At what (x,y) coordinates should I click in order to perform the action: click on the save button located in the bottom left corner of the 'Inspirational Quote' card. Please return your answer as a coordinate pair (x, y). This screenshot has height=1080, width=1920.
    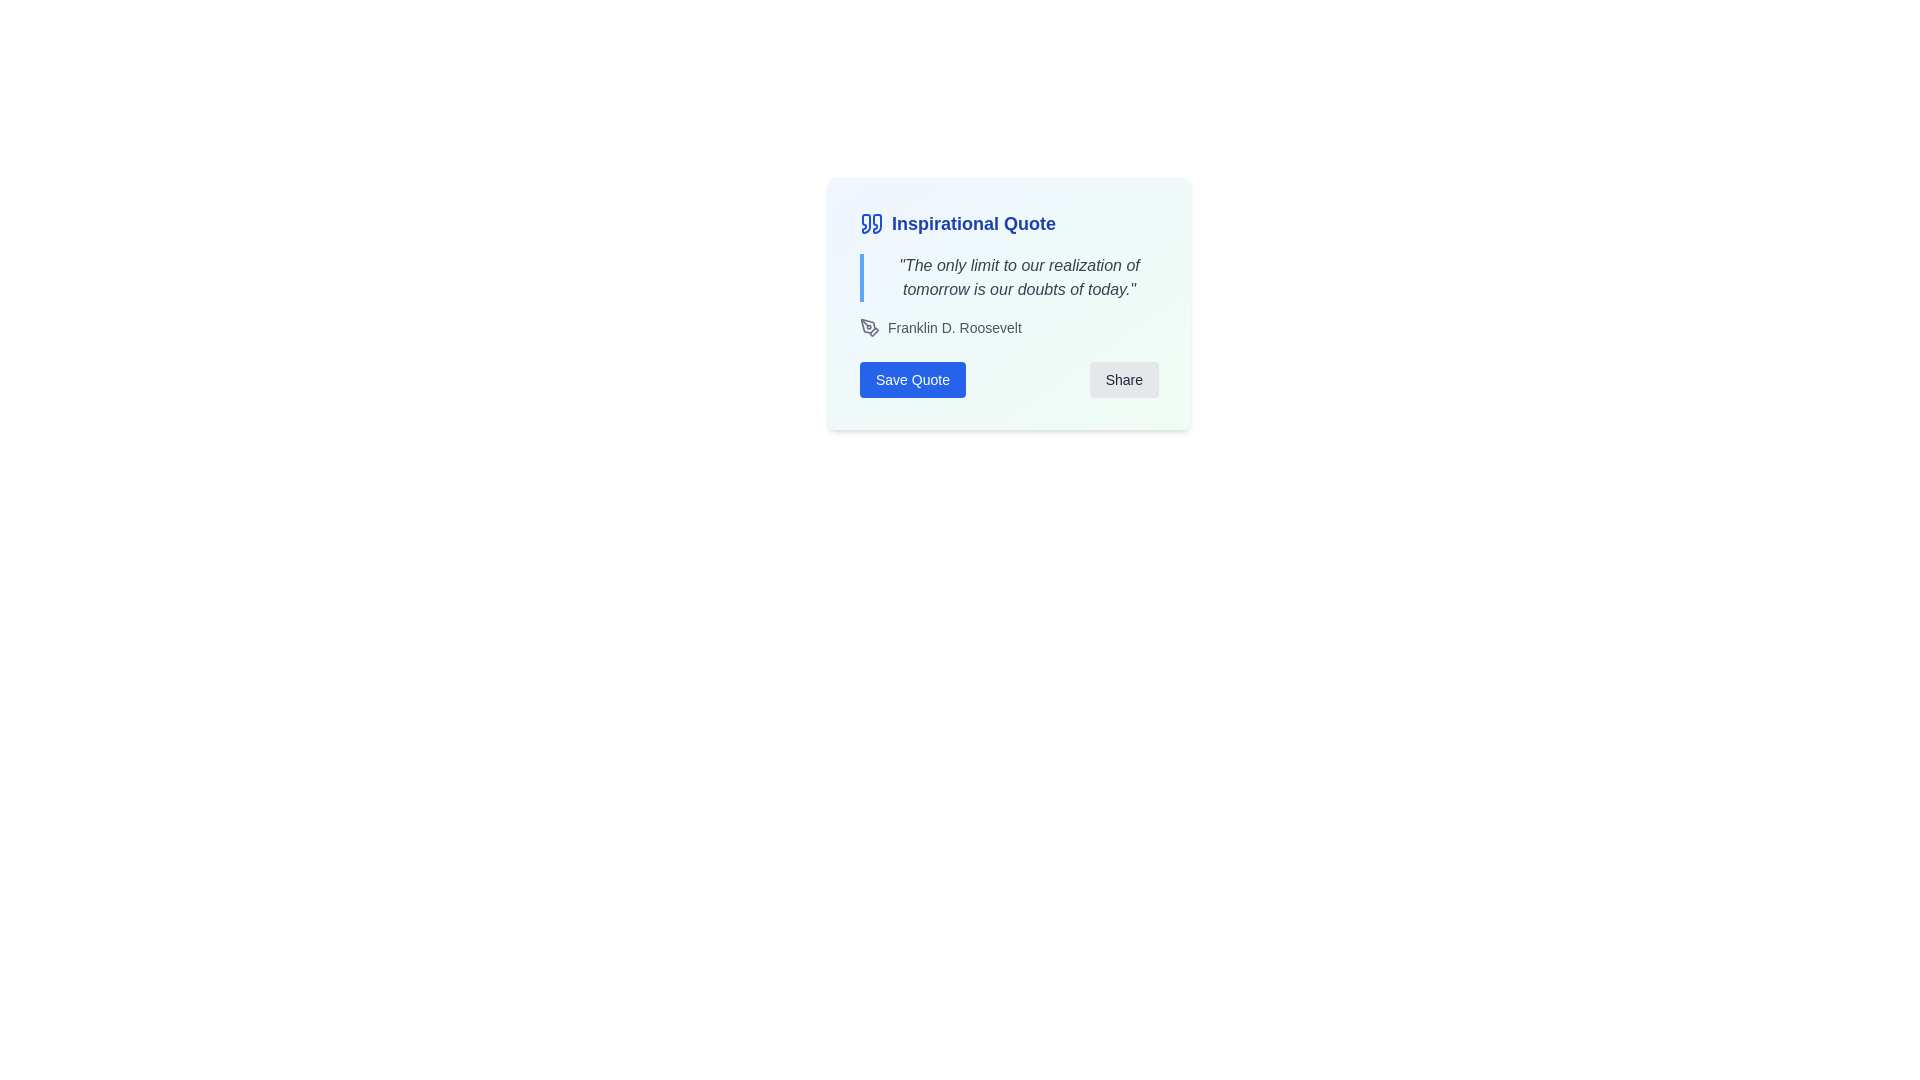
    Looking at the image, I should click on (911, 380).